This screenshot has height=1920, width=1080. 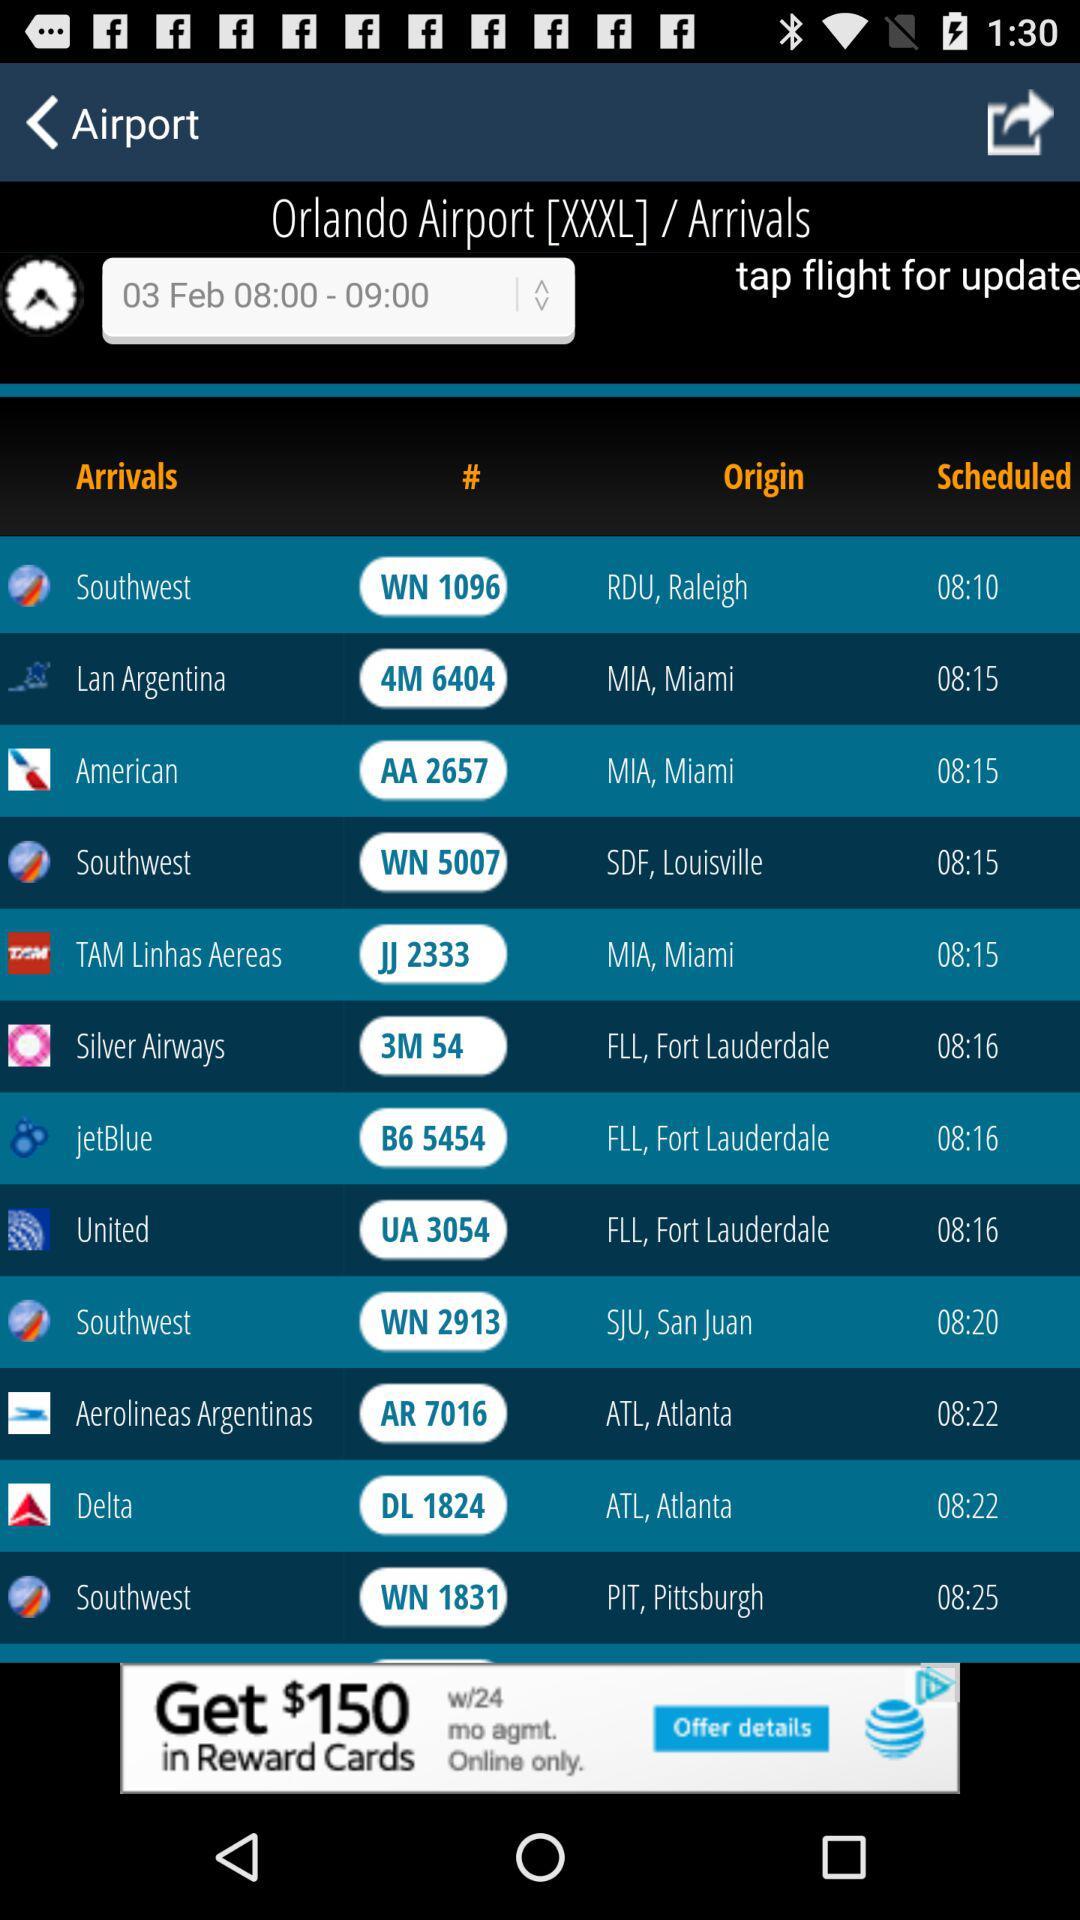 What do you see at coordinates (1020, 121) in the screenshot?
I see `go back` at bounding box center [1020, 121].